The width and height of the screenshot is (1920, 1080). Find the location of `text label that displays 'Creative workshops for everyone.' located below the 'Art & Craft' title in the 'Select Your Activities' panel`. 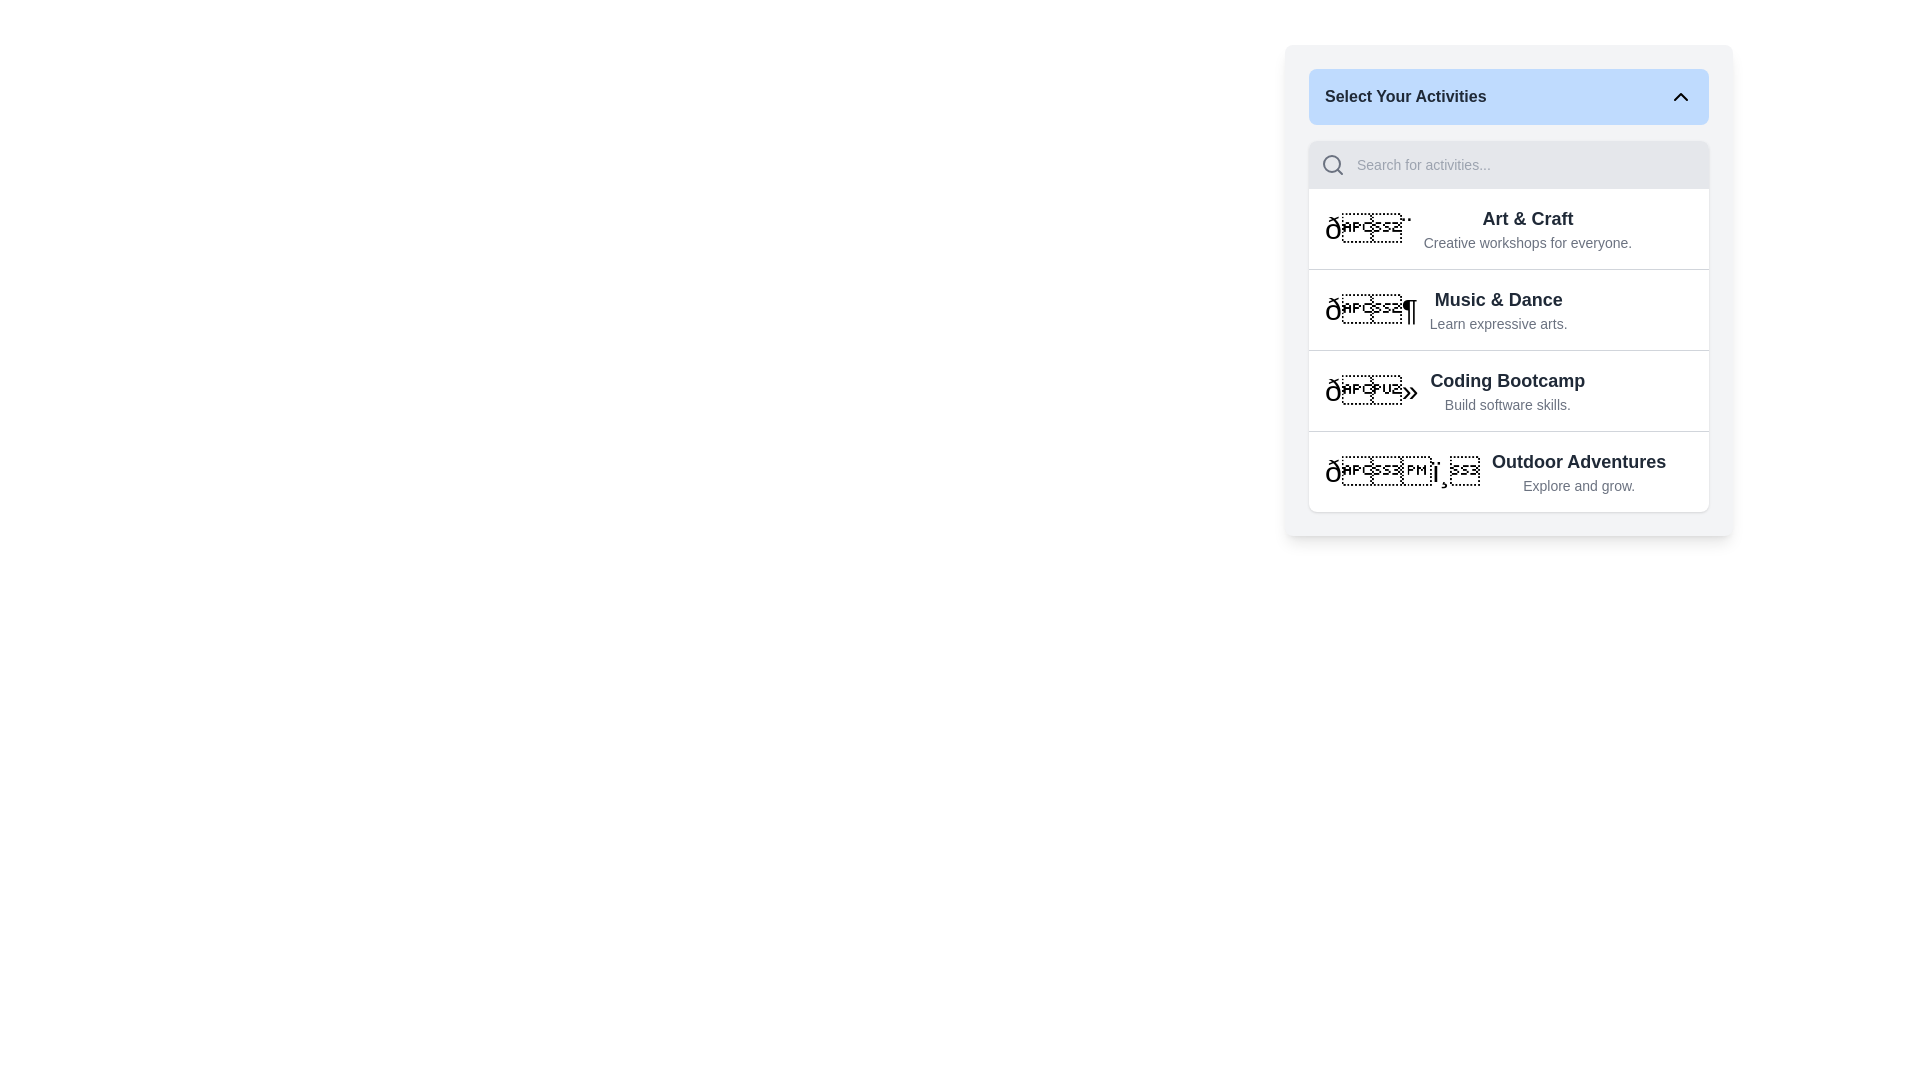

text label that displays 'Creative workshops for everyone.' located below the 'Art & Craft' title in the 'Select Your Activities' panel is located at coordinates (1526, 242).